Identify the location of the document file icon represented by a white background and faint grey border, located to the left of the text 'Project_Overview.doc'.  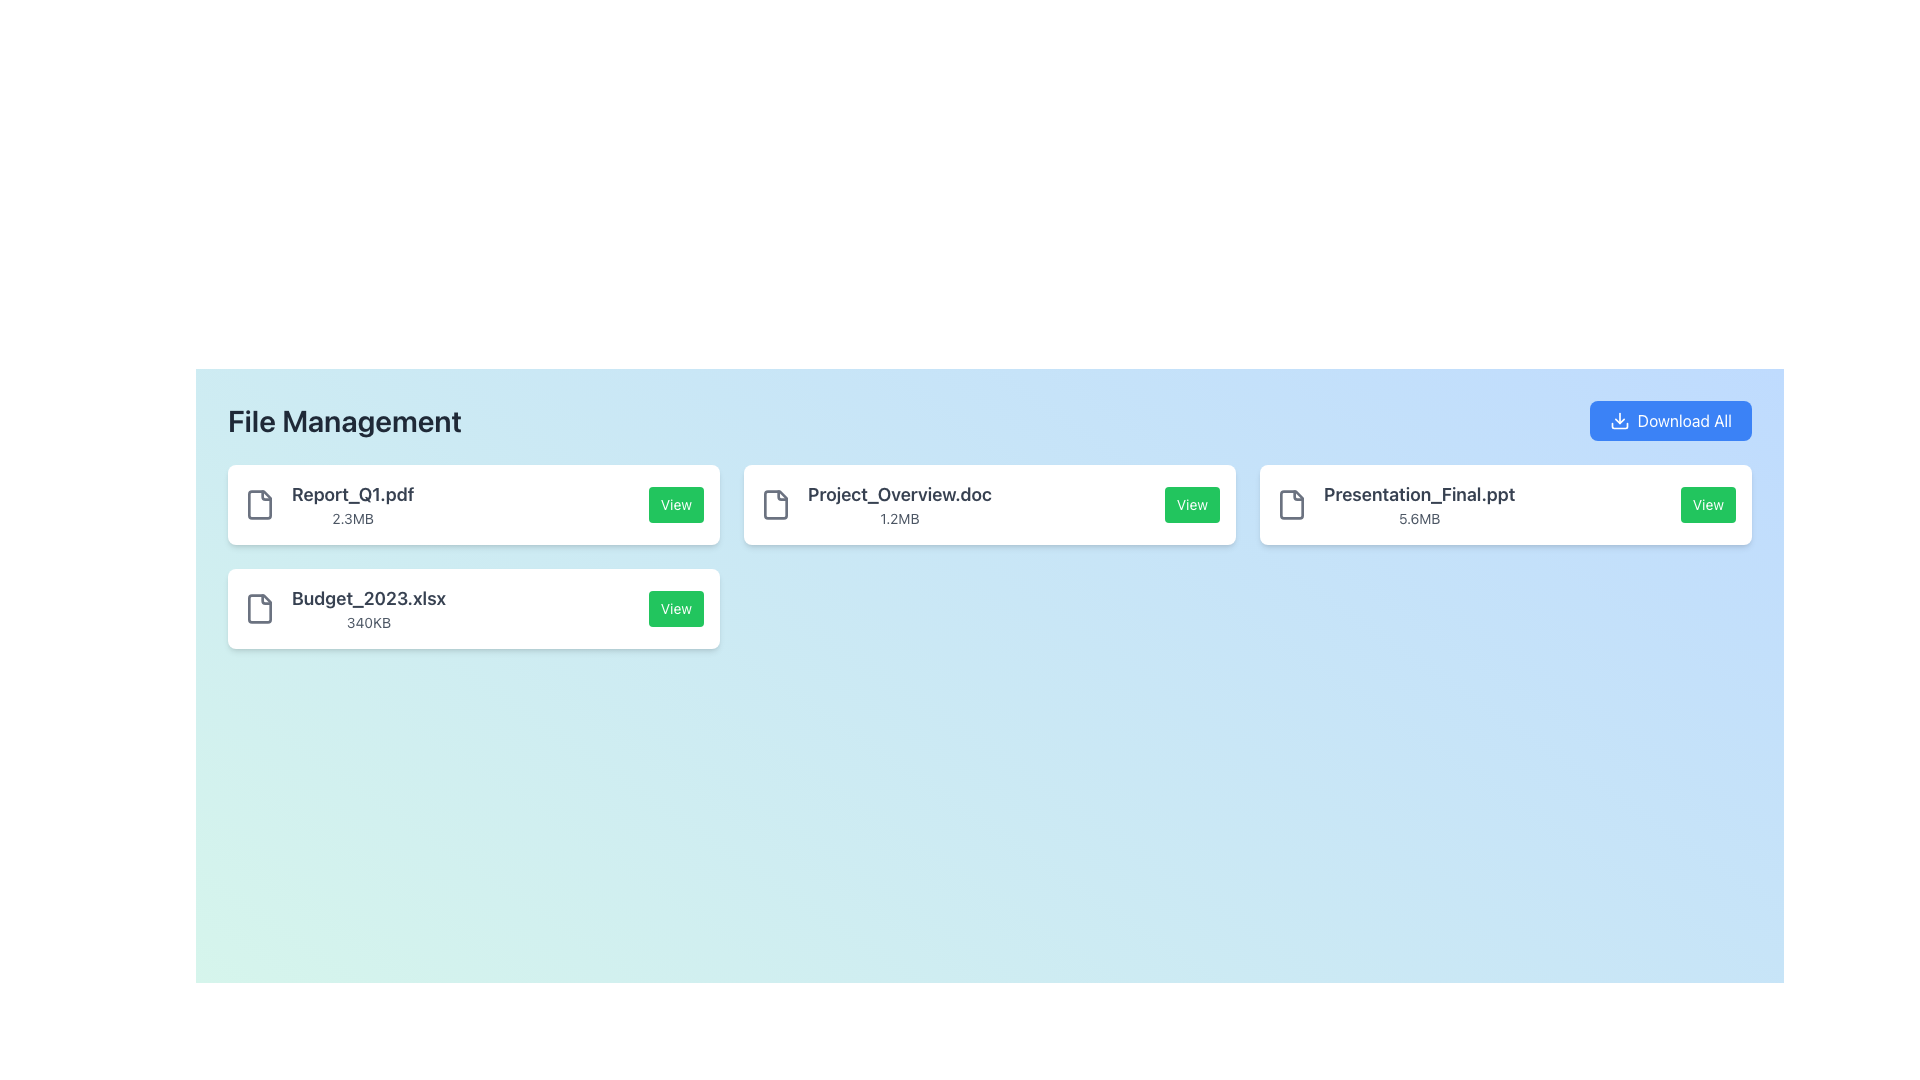
(775, 503).